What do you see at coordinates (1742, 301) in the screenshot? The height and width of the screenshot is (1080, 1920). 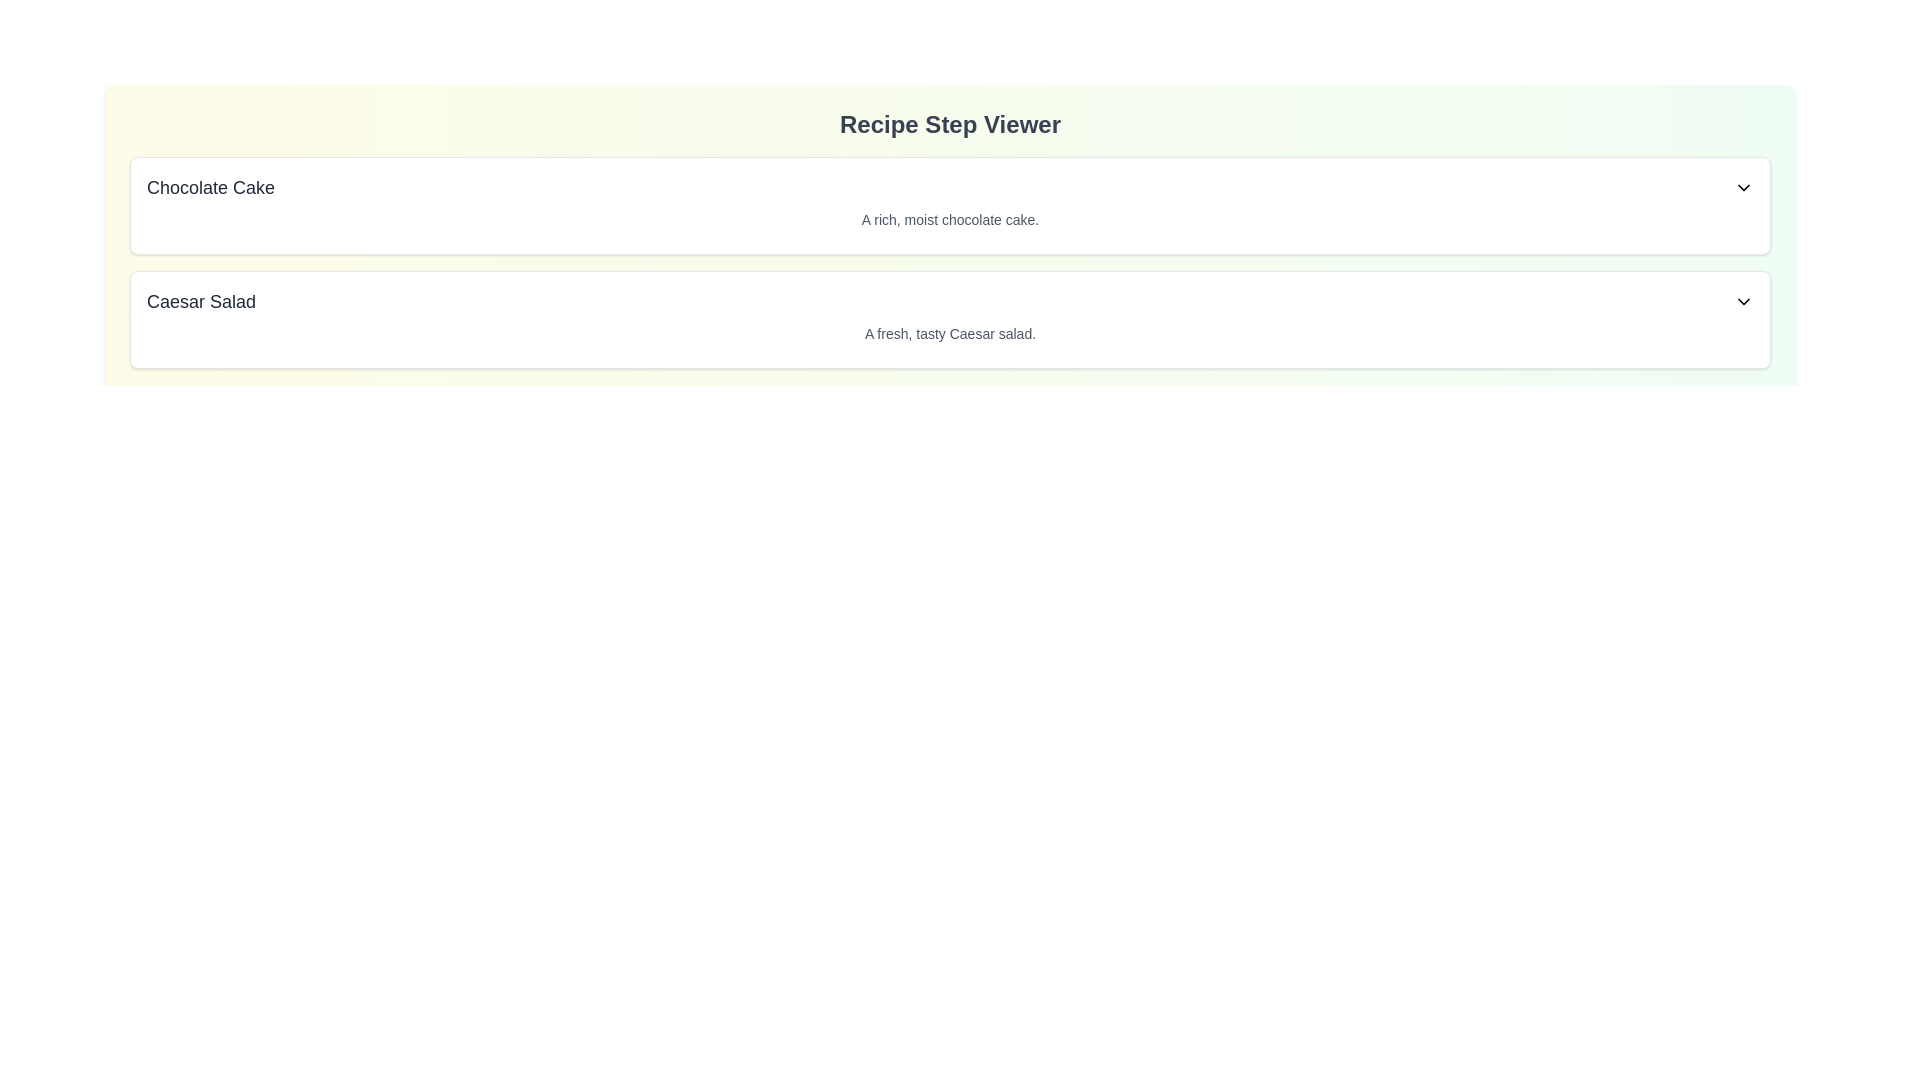 I see `the toggle button located at the rightmost part of the 'Caesar Salad' section` at bounding box center [1742, 301].